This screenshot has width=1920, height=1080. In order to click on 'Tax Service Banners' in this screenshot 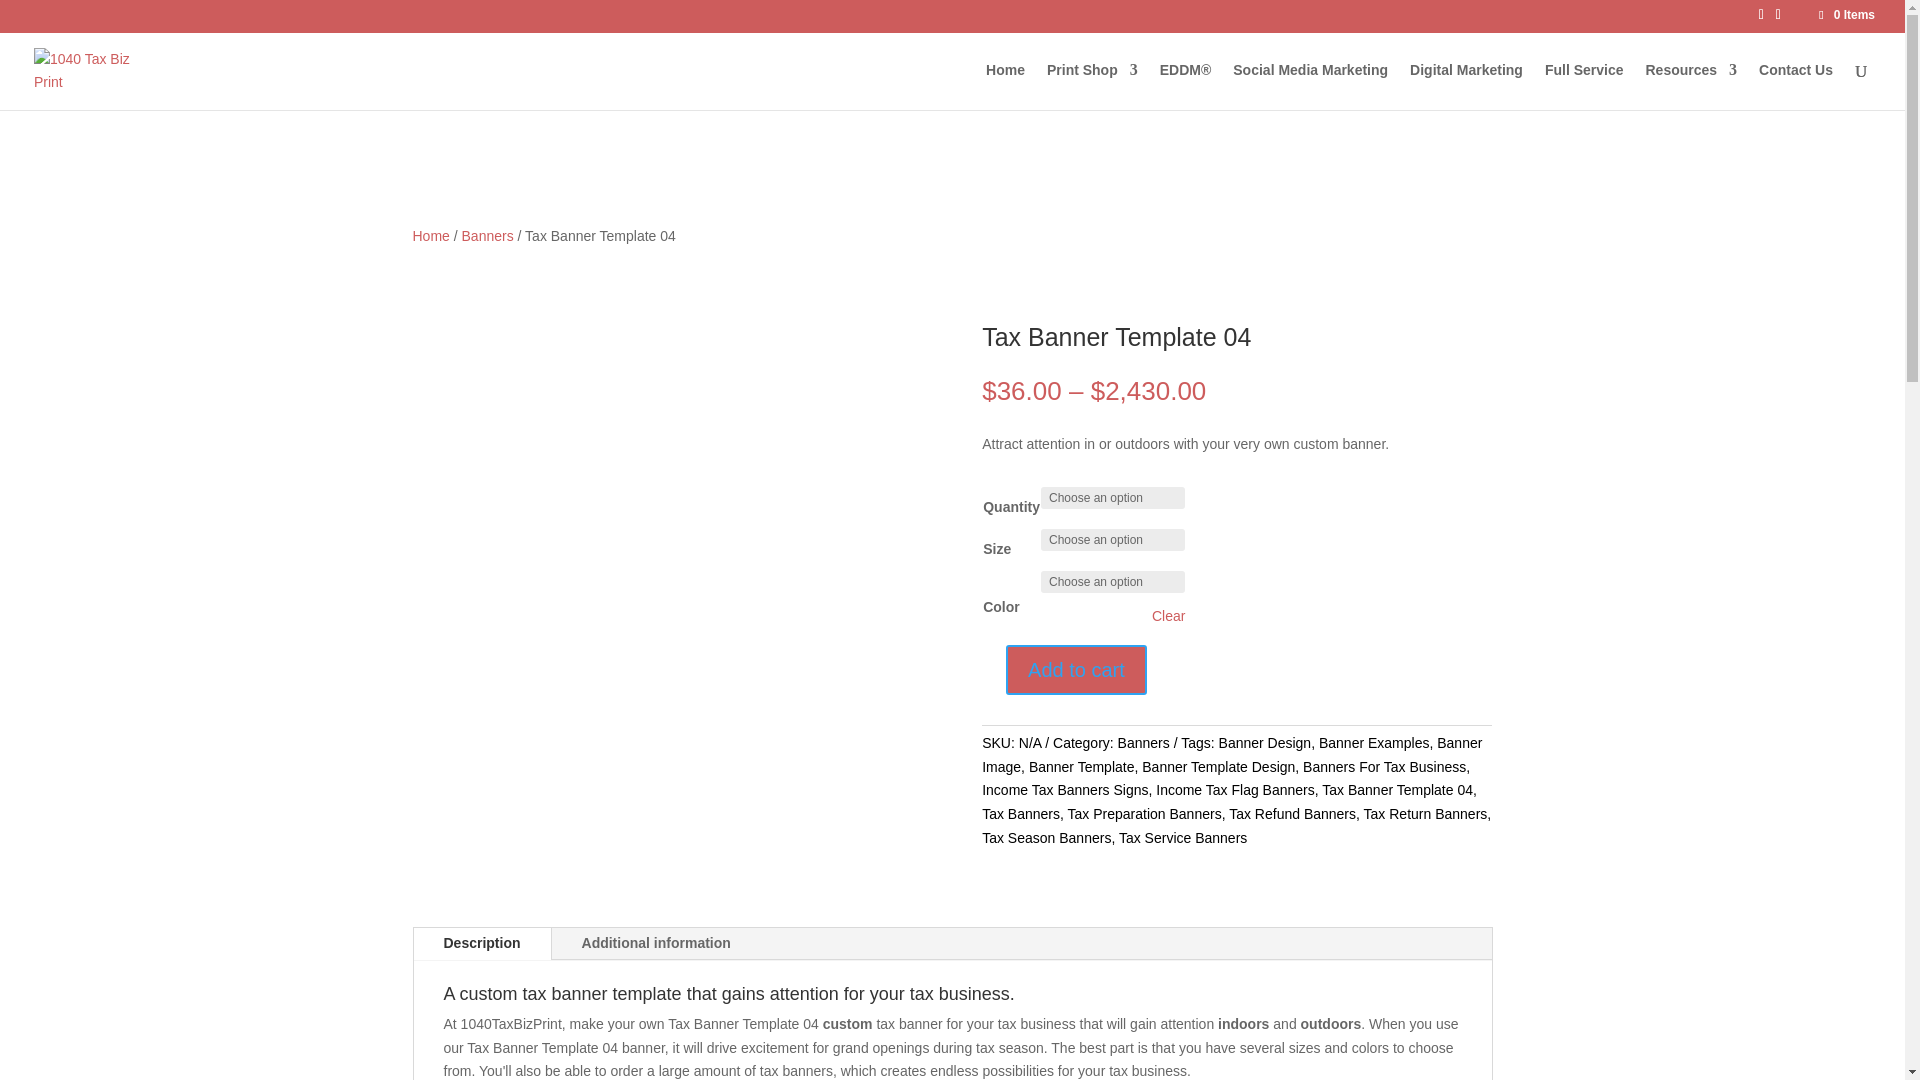, I will do `click(1182, 837)`.